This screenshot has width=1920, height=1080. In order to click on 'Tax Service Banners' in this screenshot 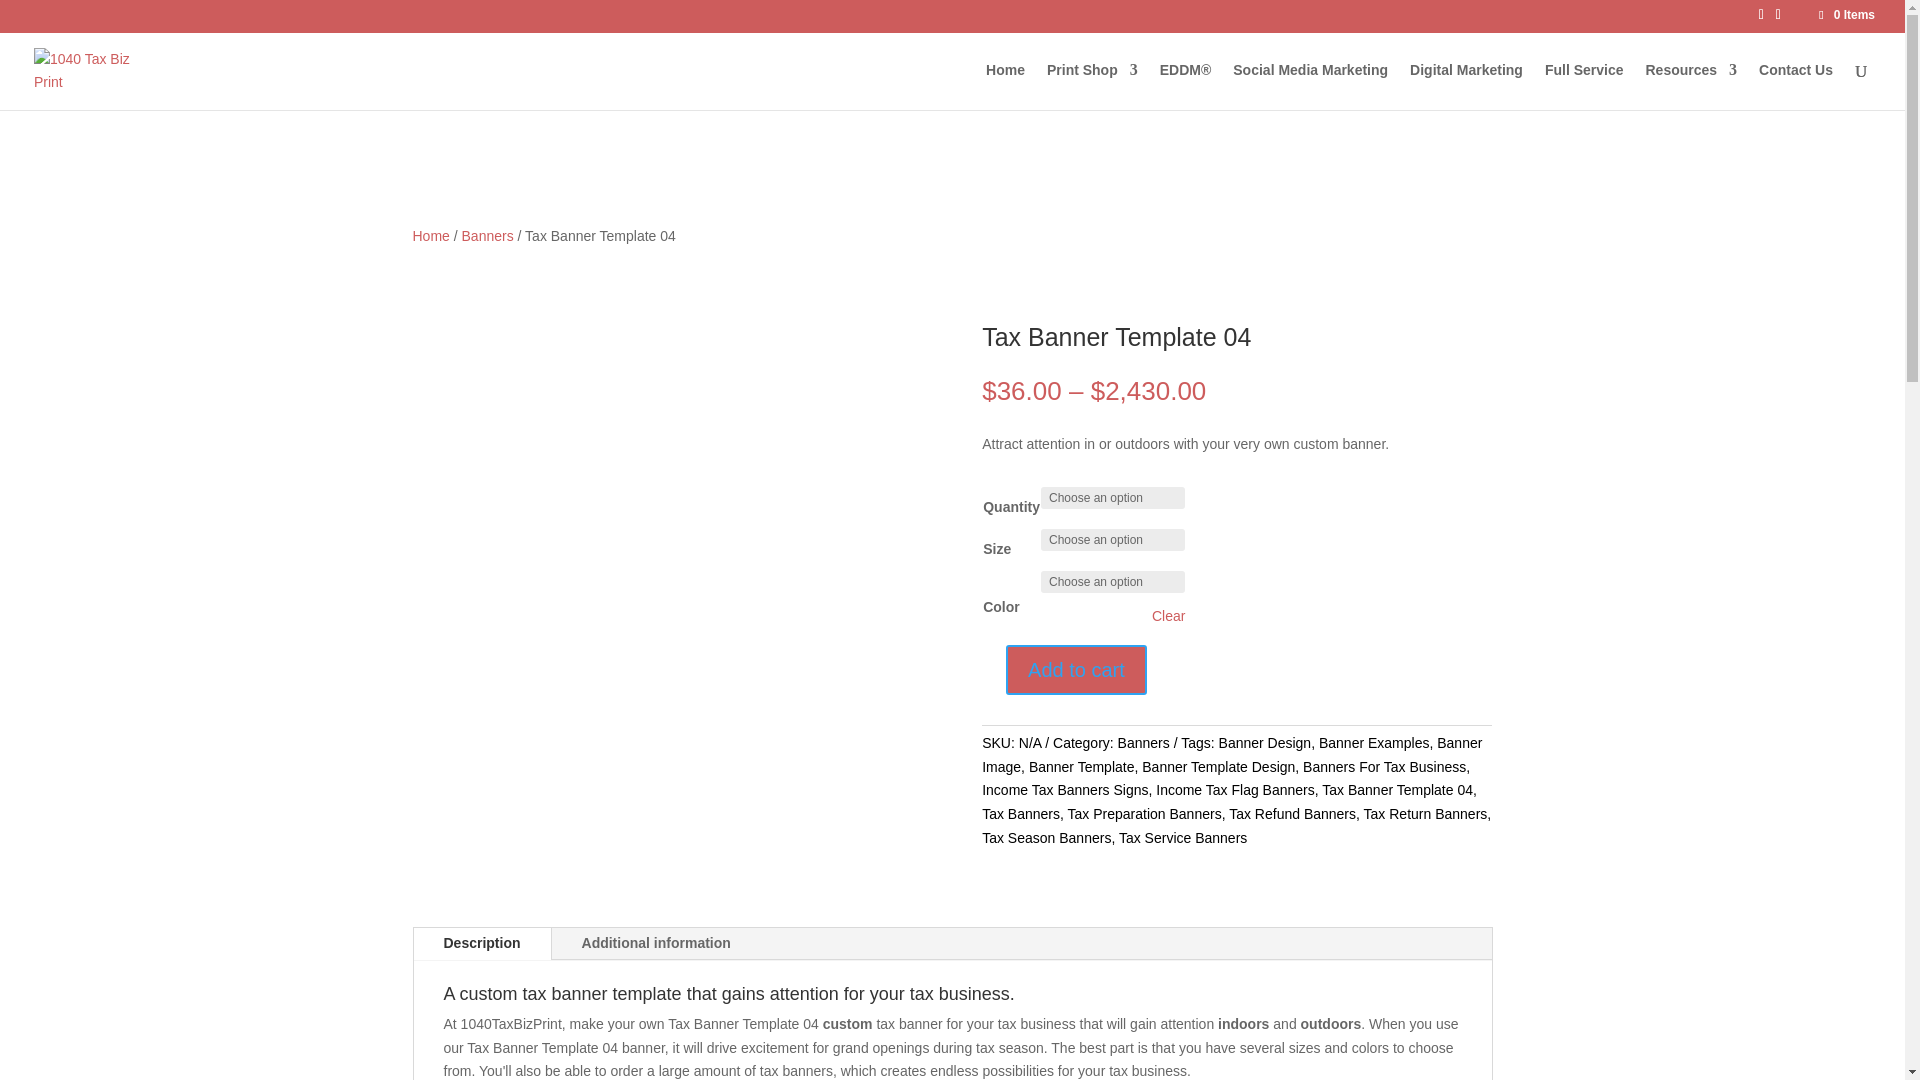, I will do `click(1182, 837)`.